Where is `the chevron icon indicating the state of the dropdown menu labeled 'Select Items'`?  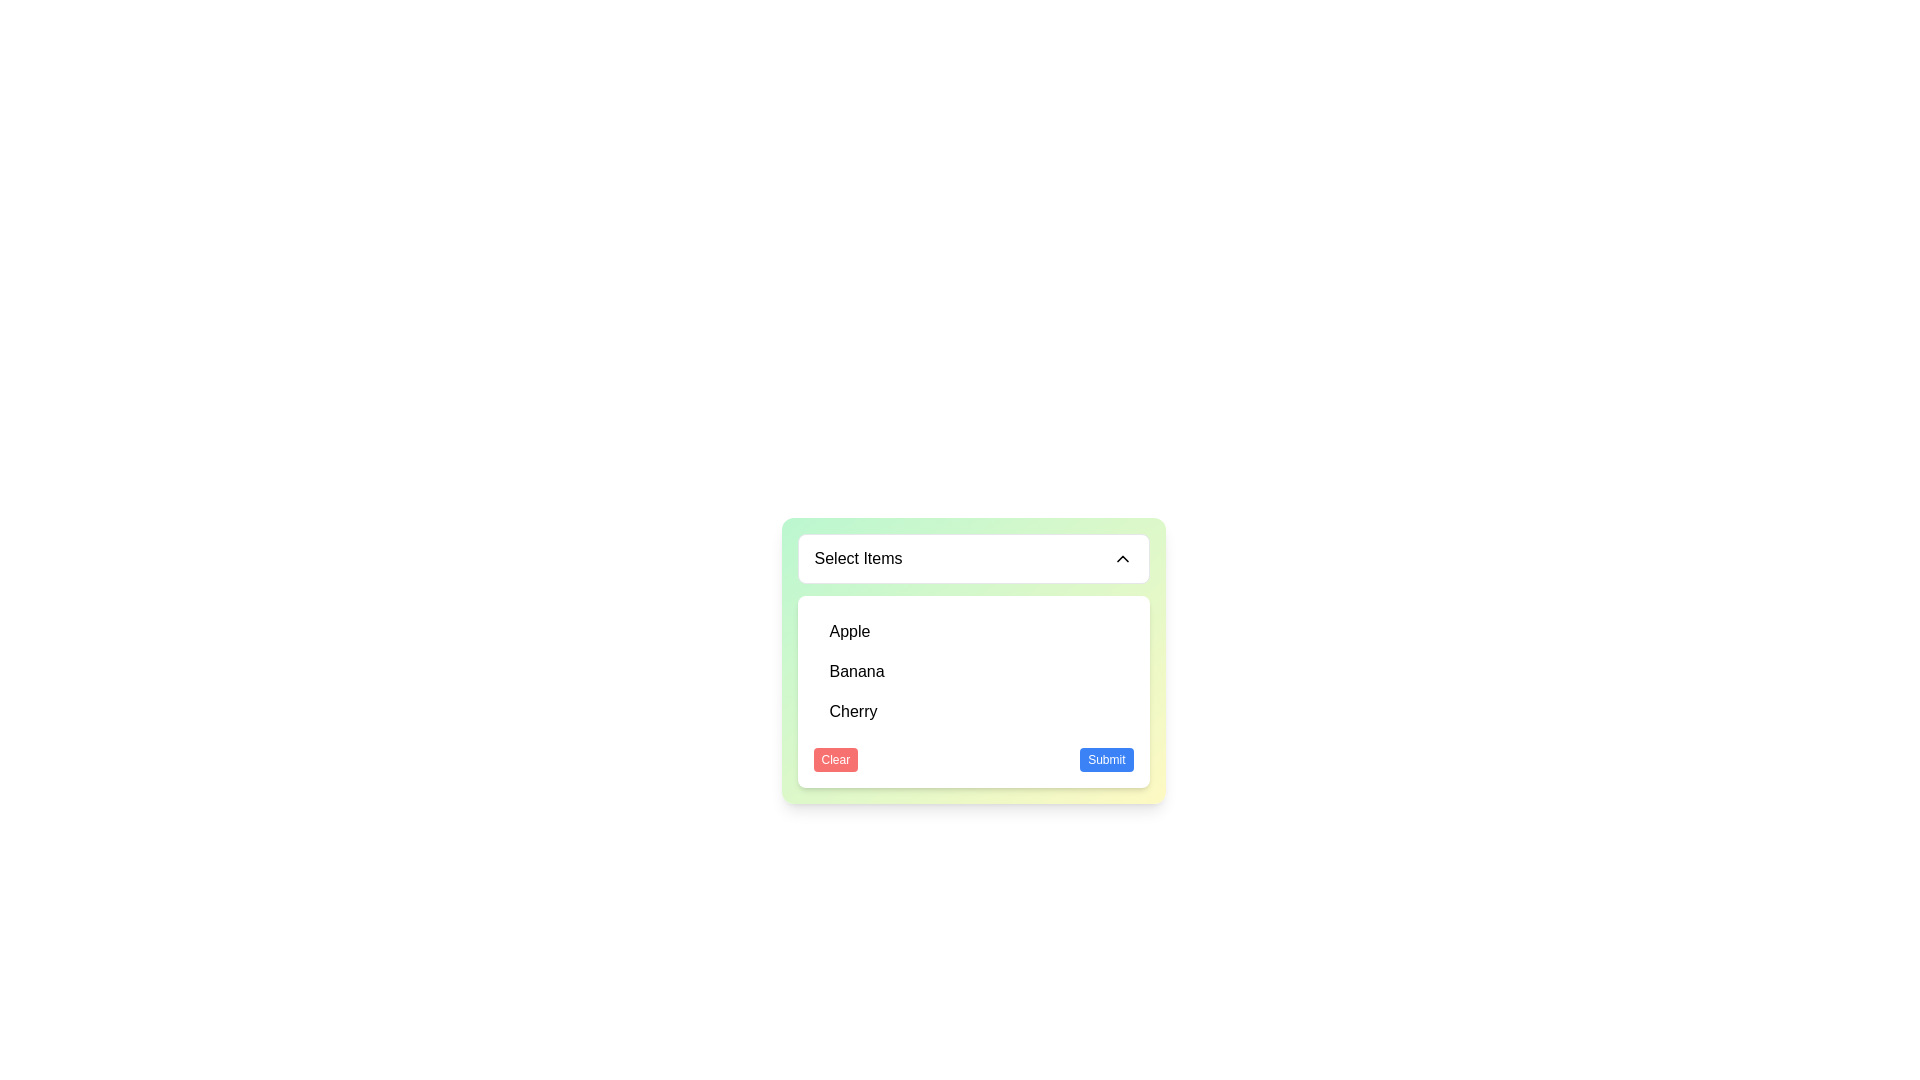
the chevron icon indicating the state of the dropdown menu labeled 'Select Items' is located at coordinates (1122, 559).